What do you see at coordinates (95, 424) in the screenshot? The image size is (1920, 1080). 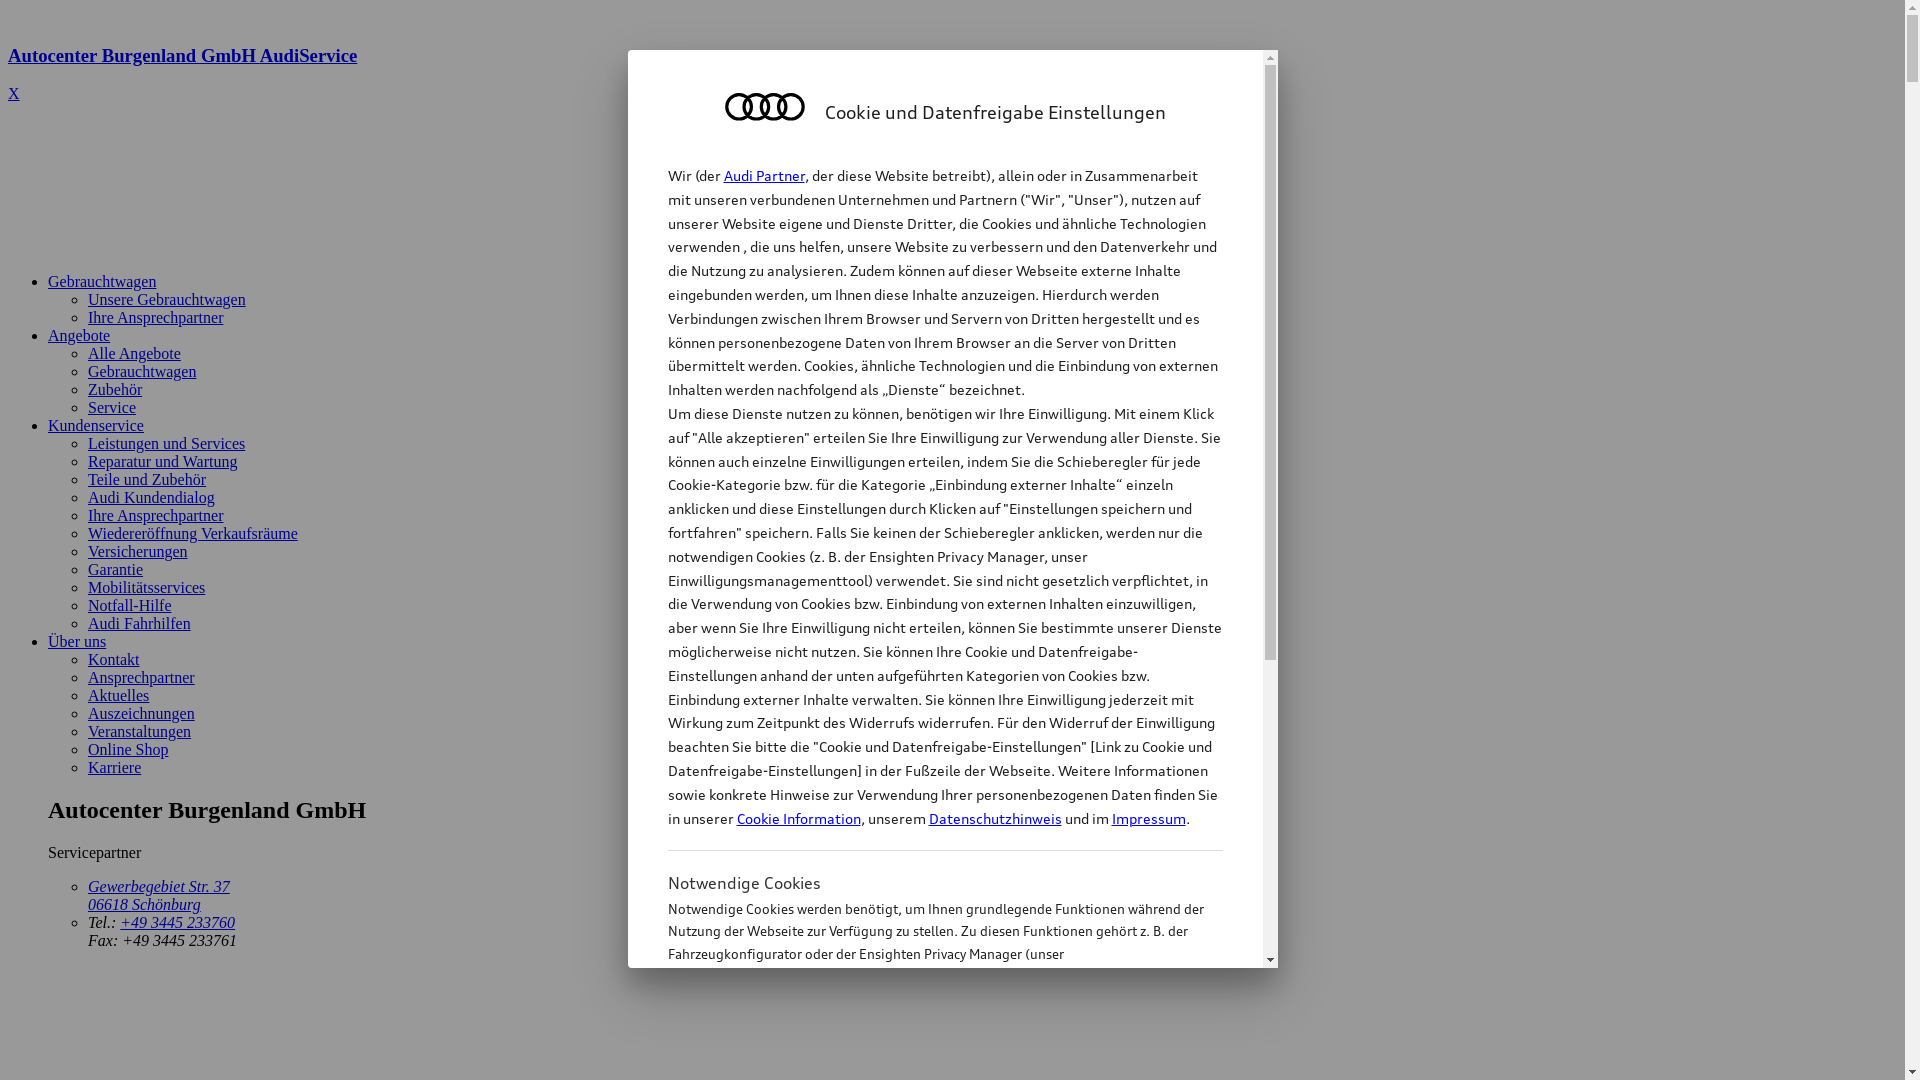 I see `'Kundenservice'` at bounding box center [95, 424].